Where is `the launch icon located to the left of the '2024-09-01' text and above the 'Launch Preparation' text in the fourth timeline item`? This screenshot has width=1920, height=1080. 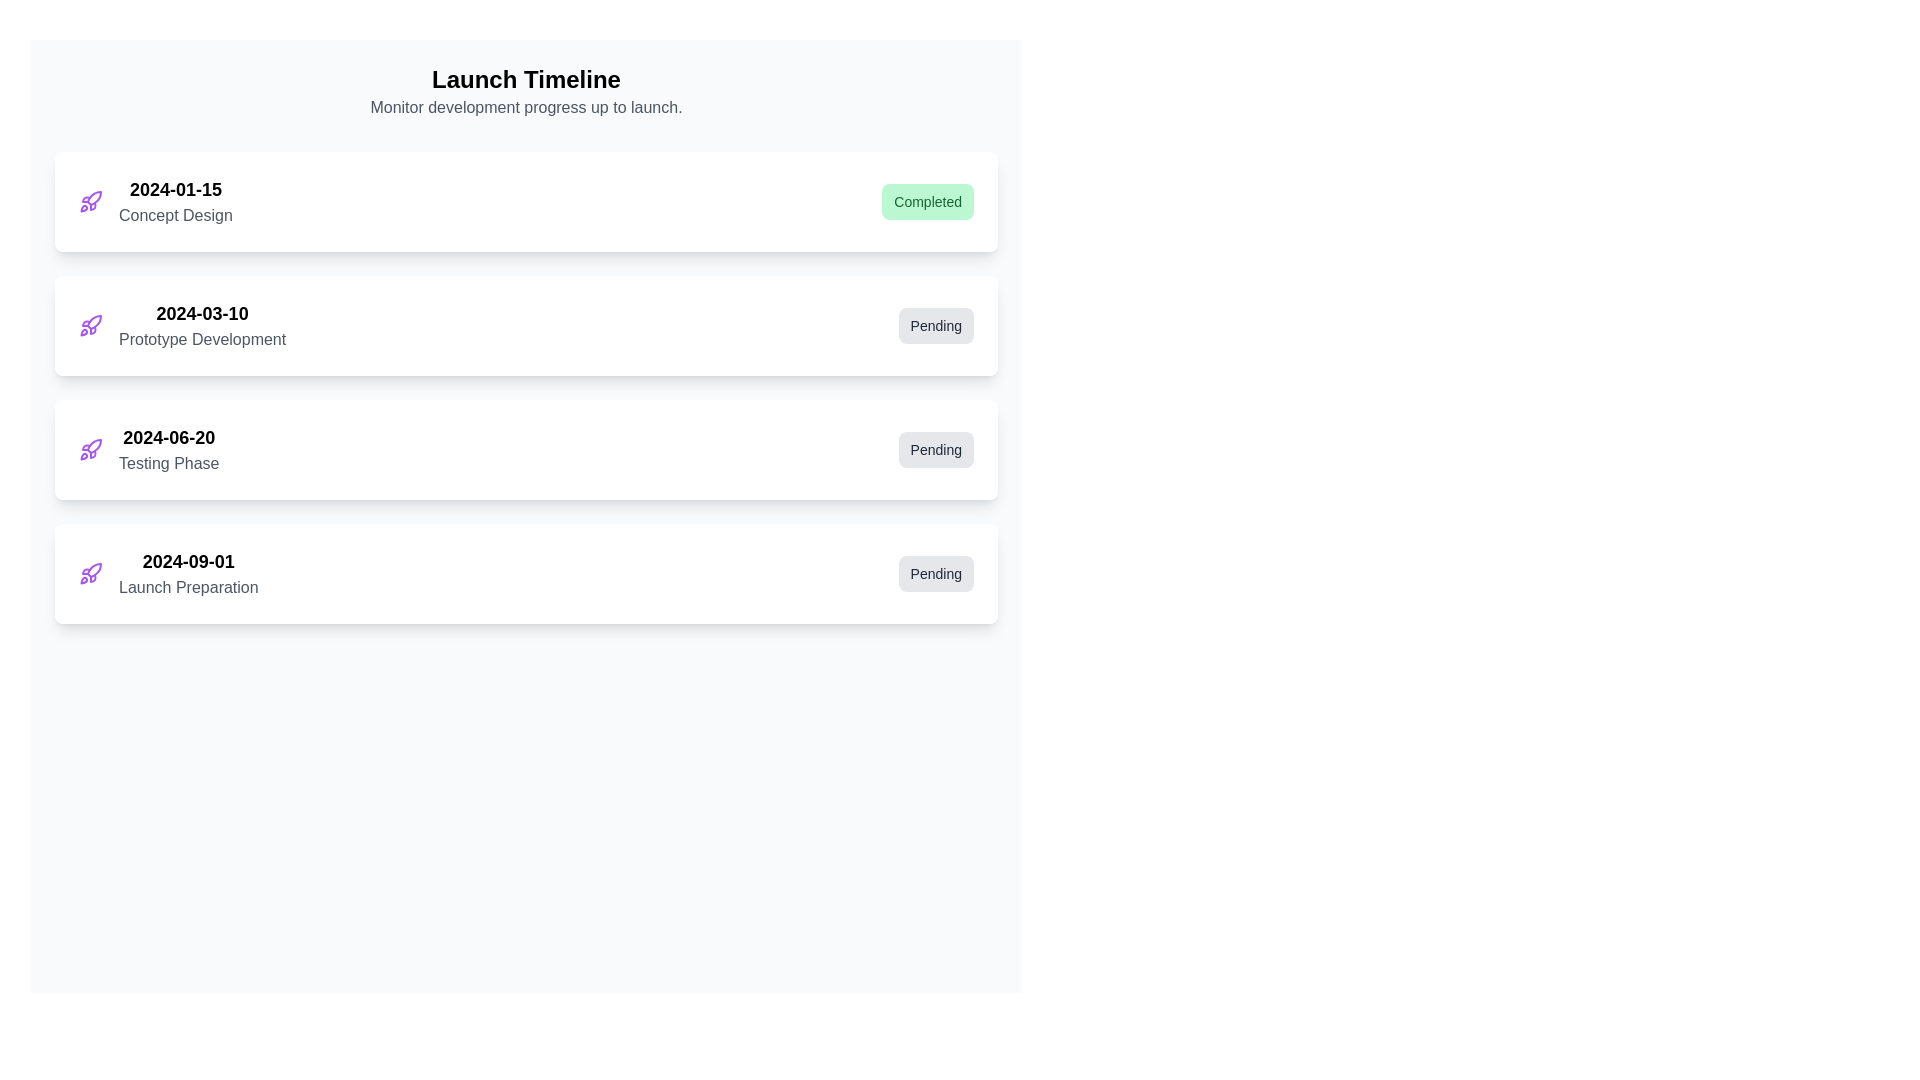
the launch icon located to the left of the '2024-09-01' text and above the 'Launch Preparation' text in the fourth timeline item is located at coordinates (90, 574).